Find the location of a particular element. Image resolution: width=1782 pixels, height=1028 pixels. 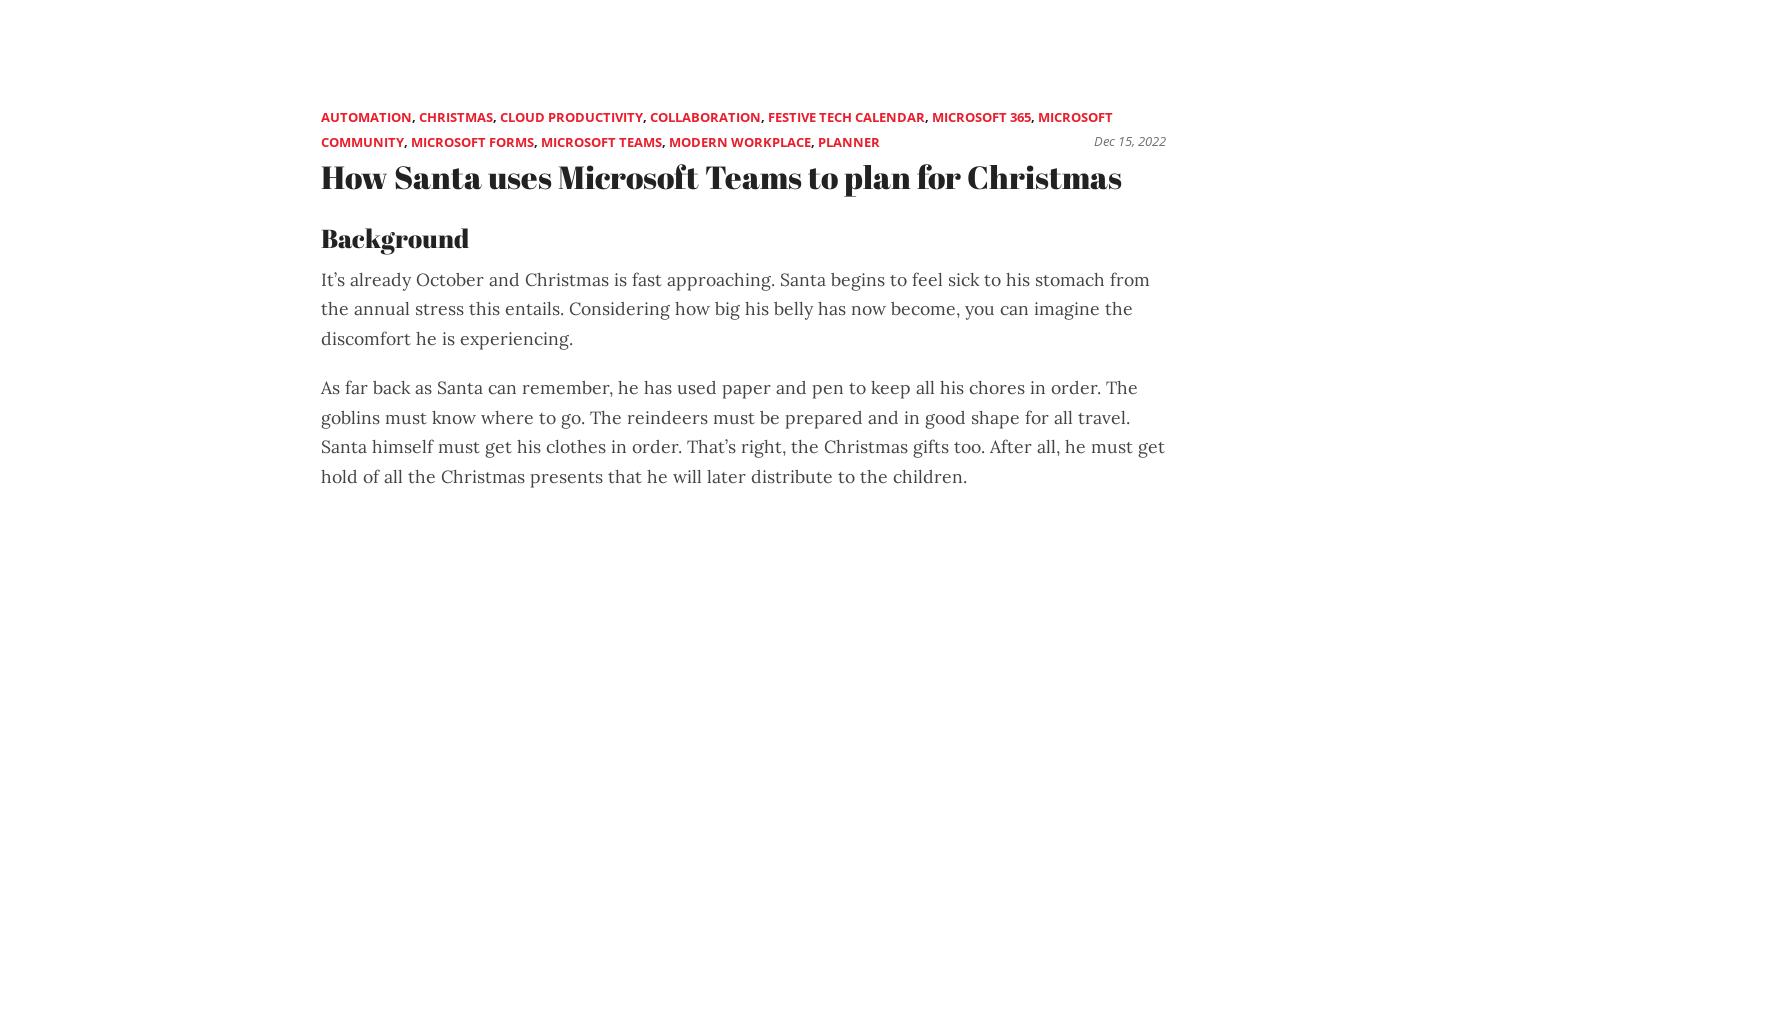

'How Santa uses Microsoft Teams to plan for Christmas' is located at coordinates (721, 176).